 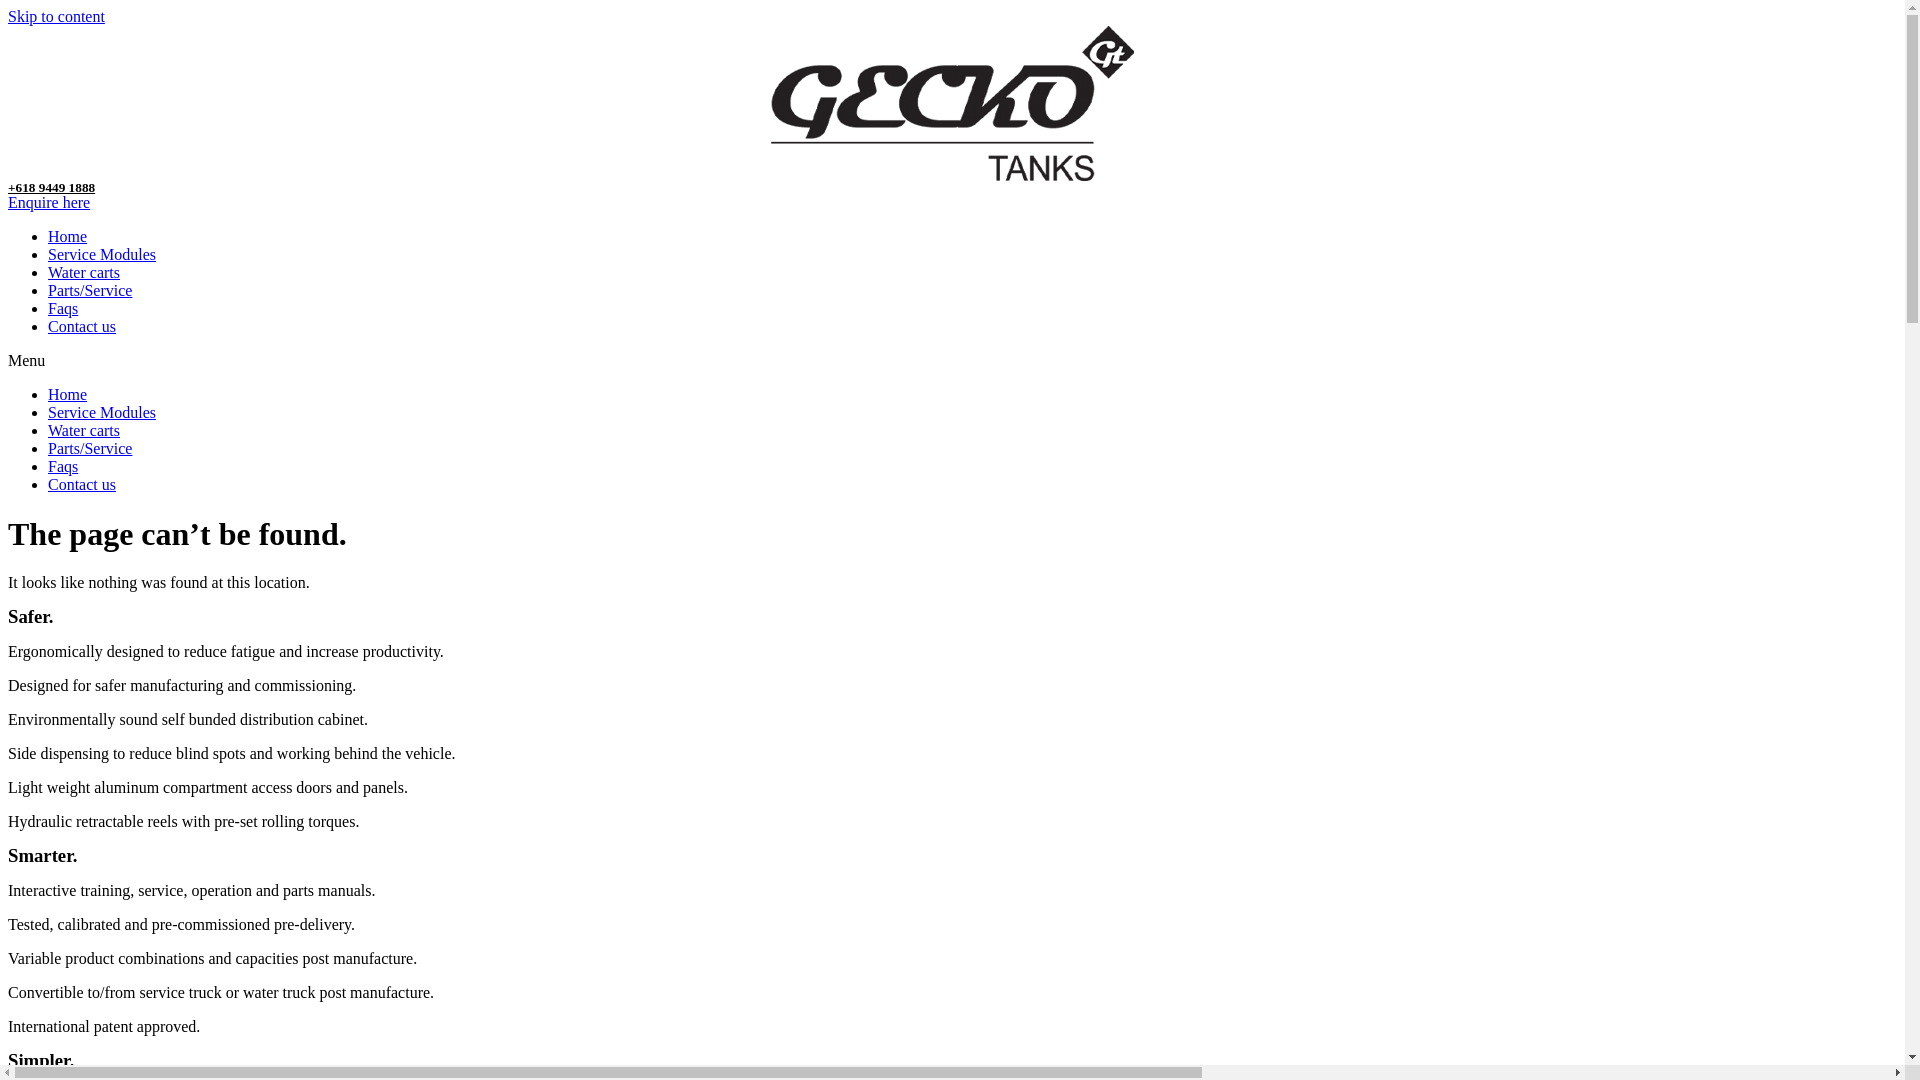 What do you see at coordinates (48, 325) in the screenshot?
I see `'Contact us'` at bounding box center [48, 325].